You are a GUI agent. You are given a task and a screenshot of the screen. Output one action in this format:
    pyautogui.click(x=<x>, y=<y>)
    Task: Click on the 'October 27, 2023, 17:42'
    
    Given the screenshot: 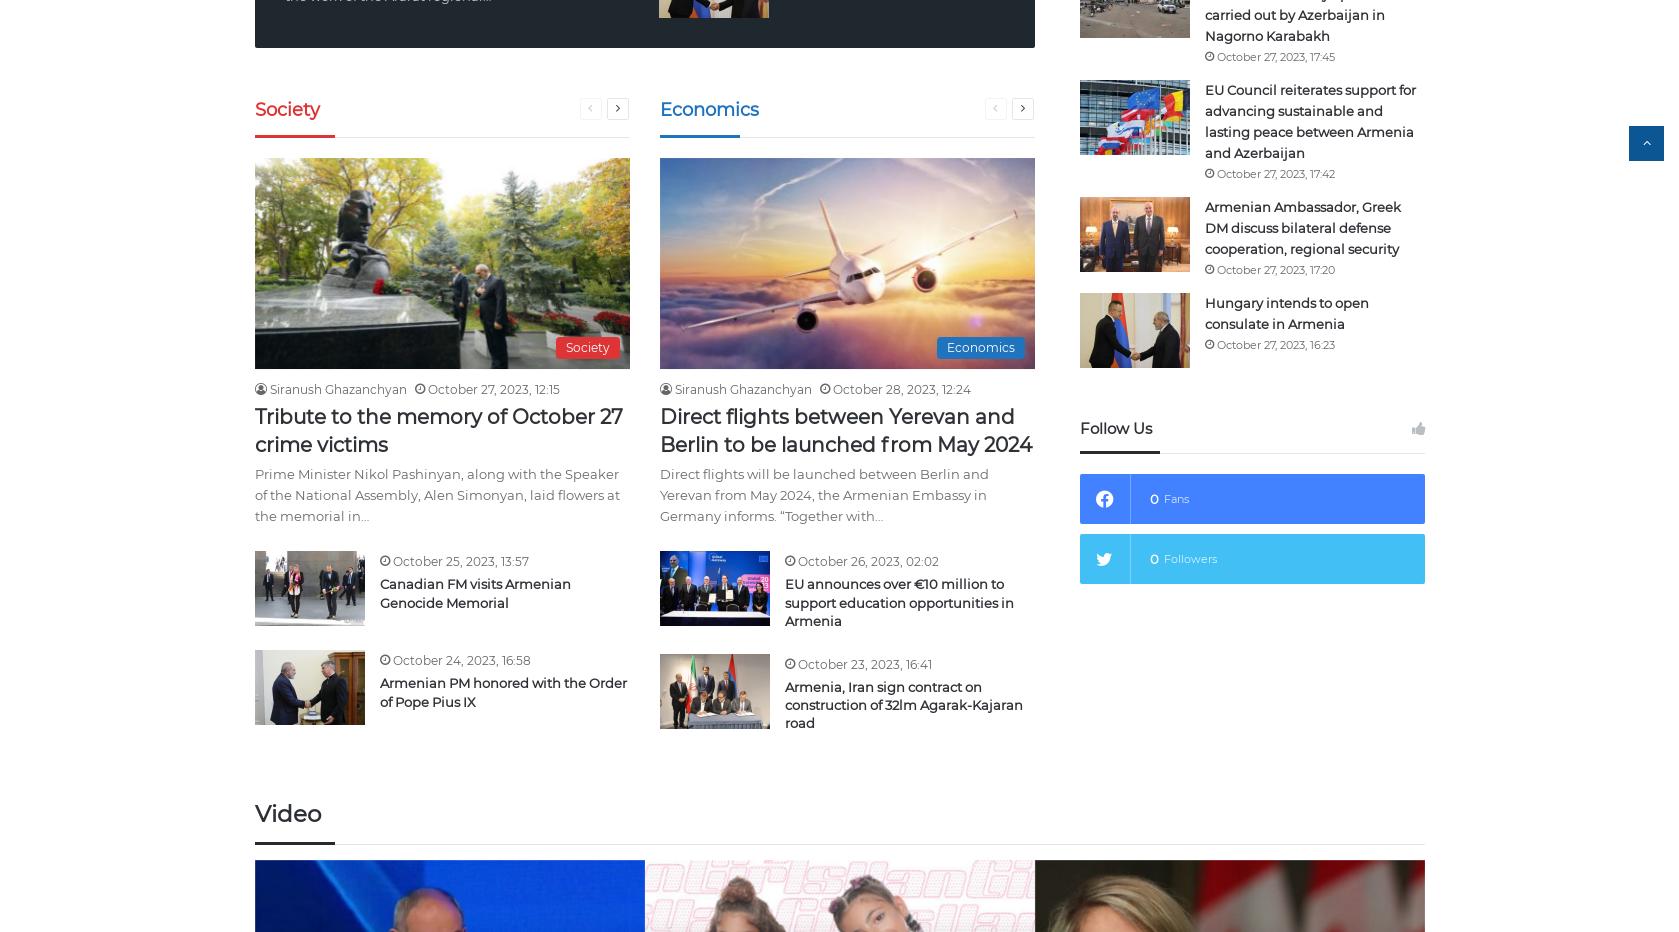 What is the action you would take?
    pyautogui.click(x=1274, y=171)
    